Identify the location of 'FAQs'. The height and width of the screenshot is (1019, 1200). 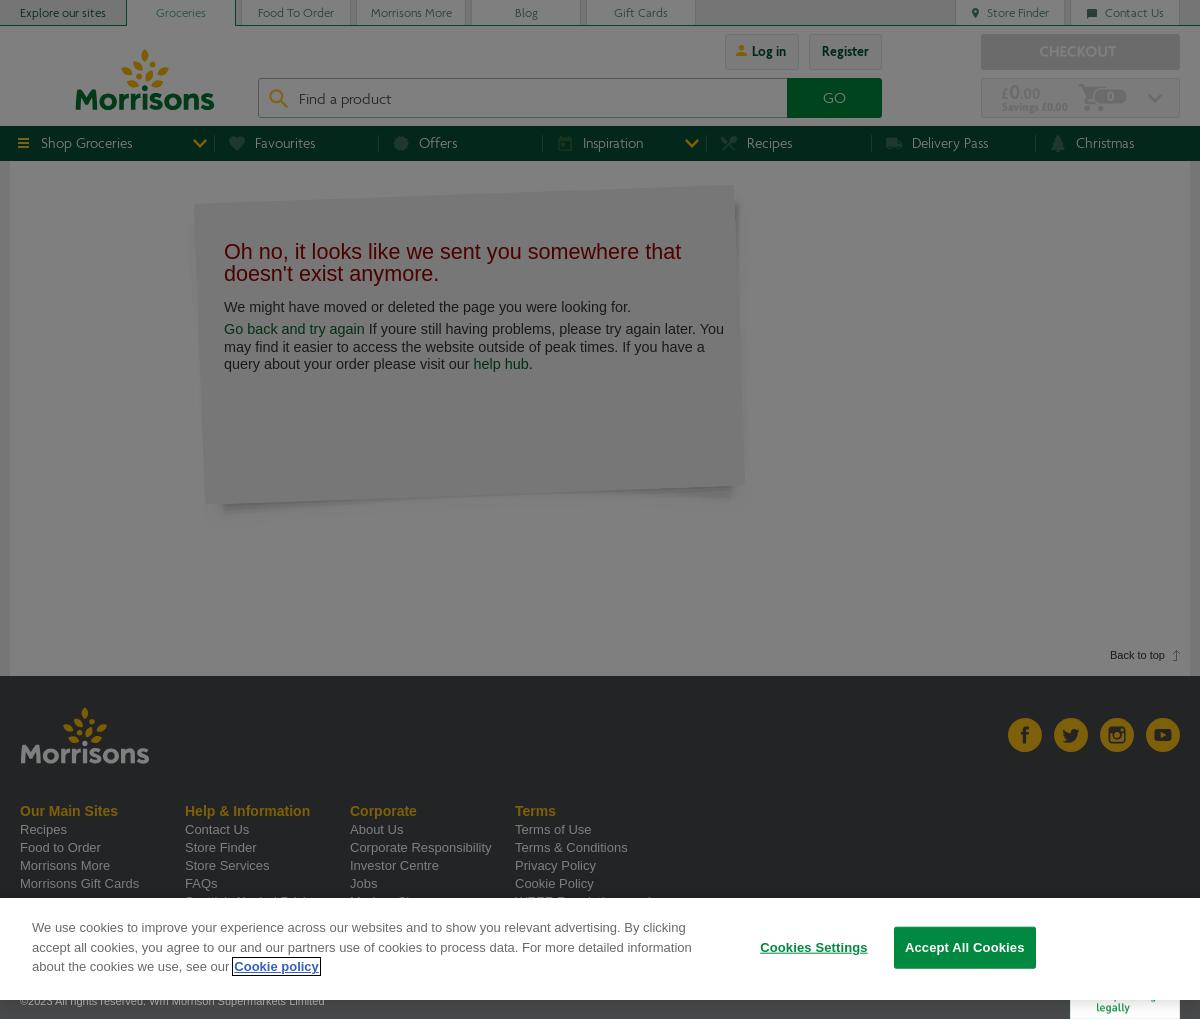
(200, 883).